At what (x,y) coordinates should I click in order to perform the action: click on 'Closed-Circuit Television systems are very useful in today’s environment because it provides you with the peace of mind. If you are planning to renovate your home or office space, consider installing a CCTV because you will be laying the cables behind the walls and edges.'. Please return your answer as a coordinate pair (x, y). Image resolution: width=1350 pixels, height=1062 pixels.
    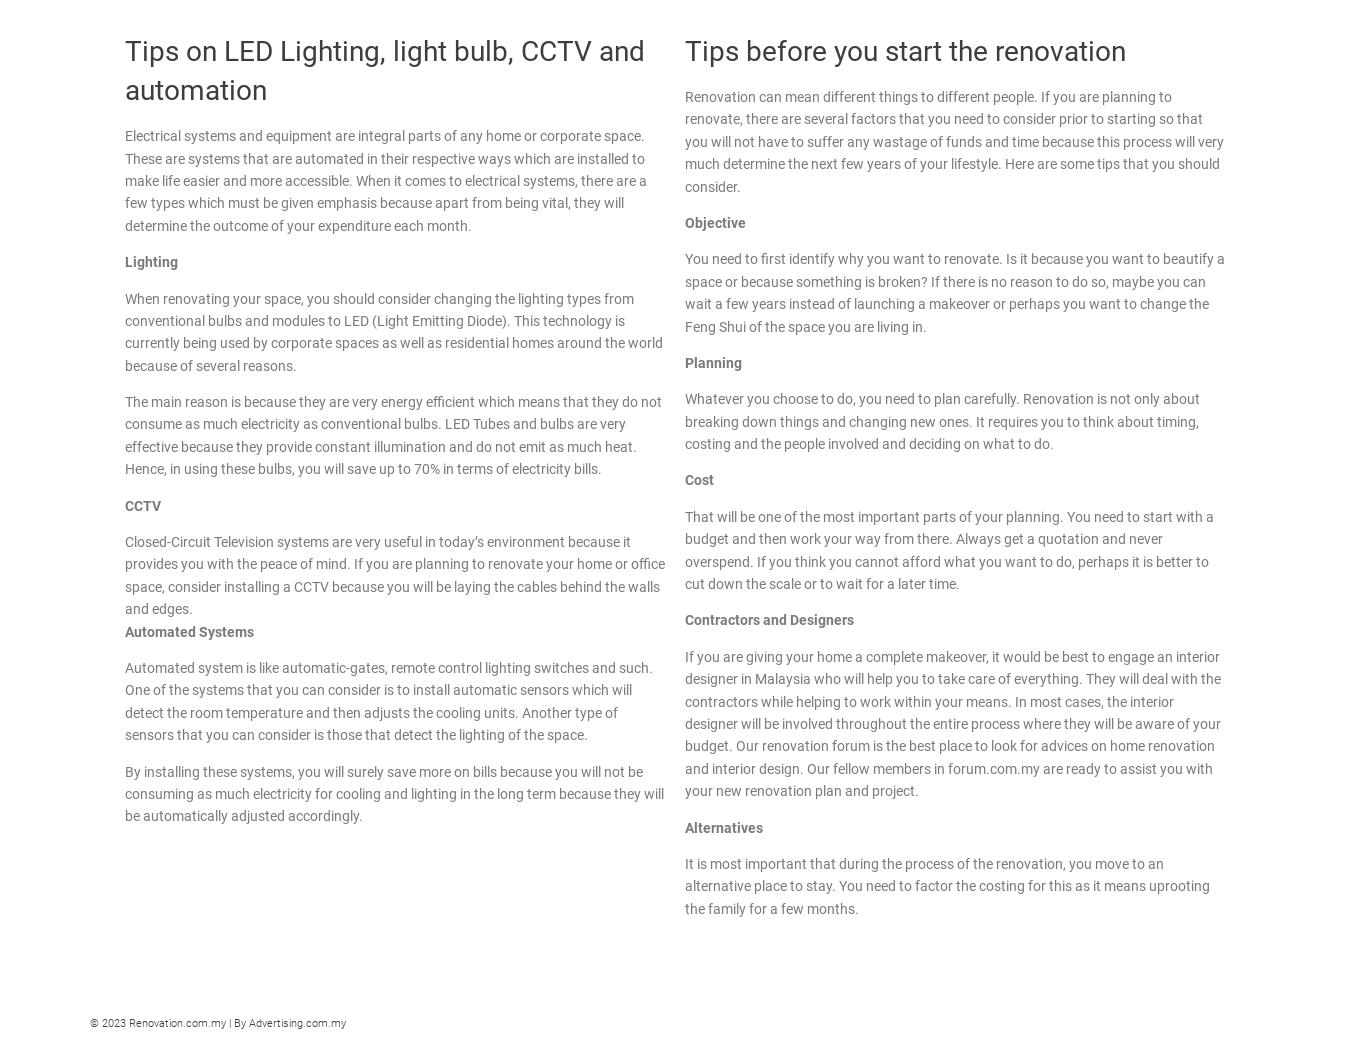
    Looking at the image, I should click on (395, 575).